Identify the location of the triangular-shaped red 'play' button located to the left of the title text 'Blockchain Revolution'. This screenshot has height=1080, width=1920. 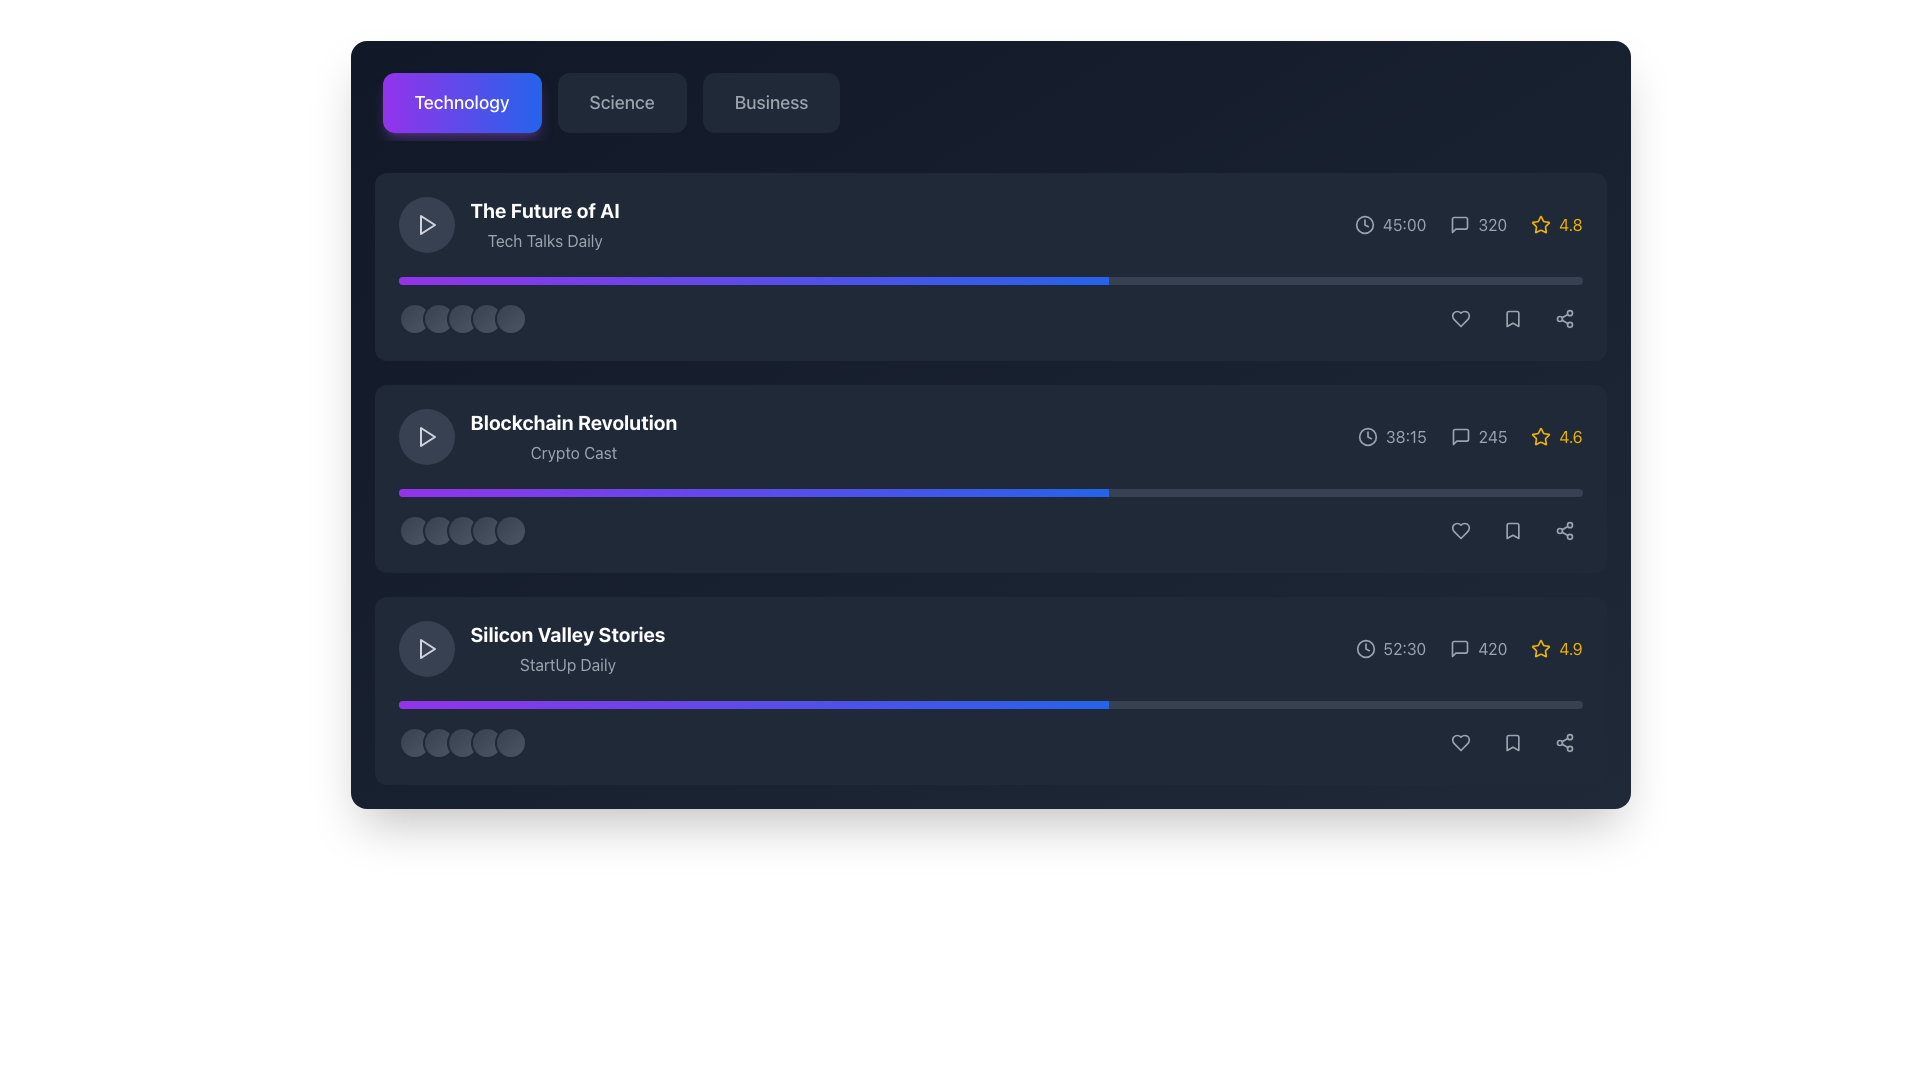
(426, 435).